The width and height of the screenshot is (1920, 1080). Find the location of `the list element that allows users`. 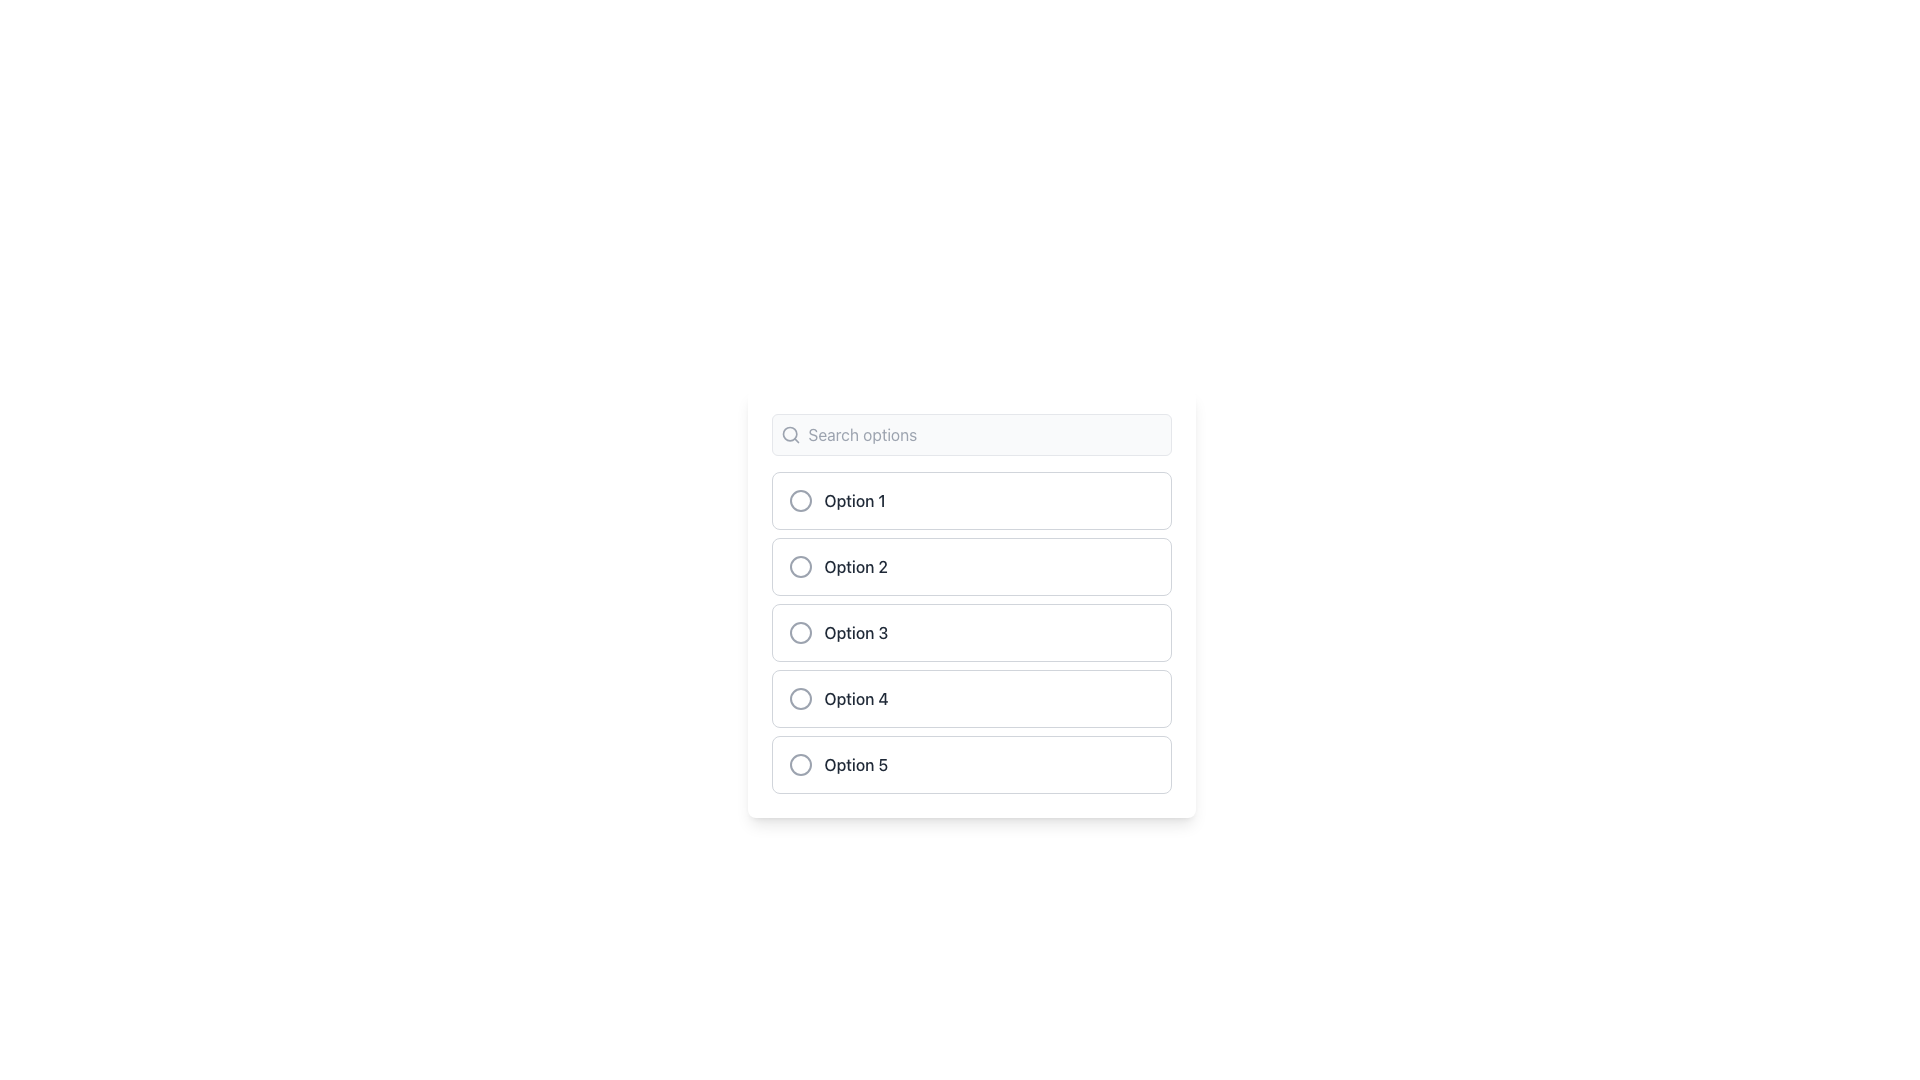

the list element that allows users is located at coordinates (971, 603).